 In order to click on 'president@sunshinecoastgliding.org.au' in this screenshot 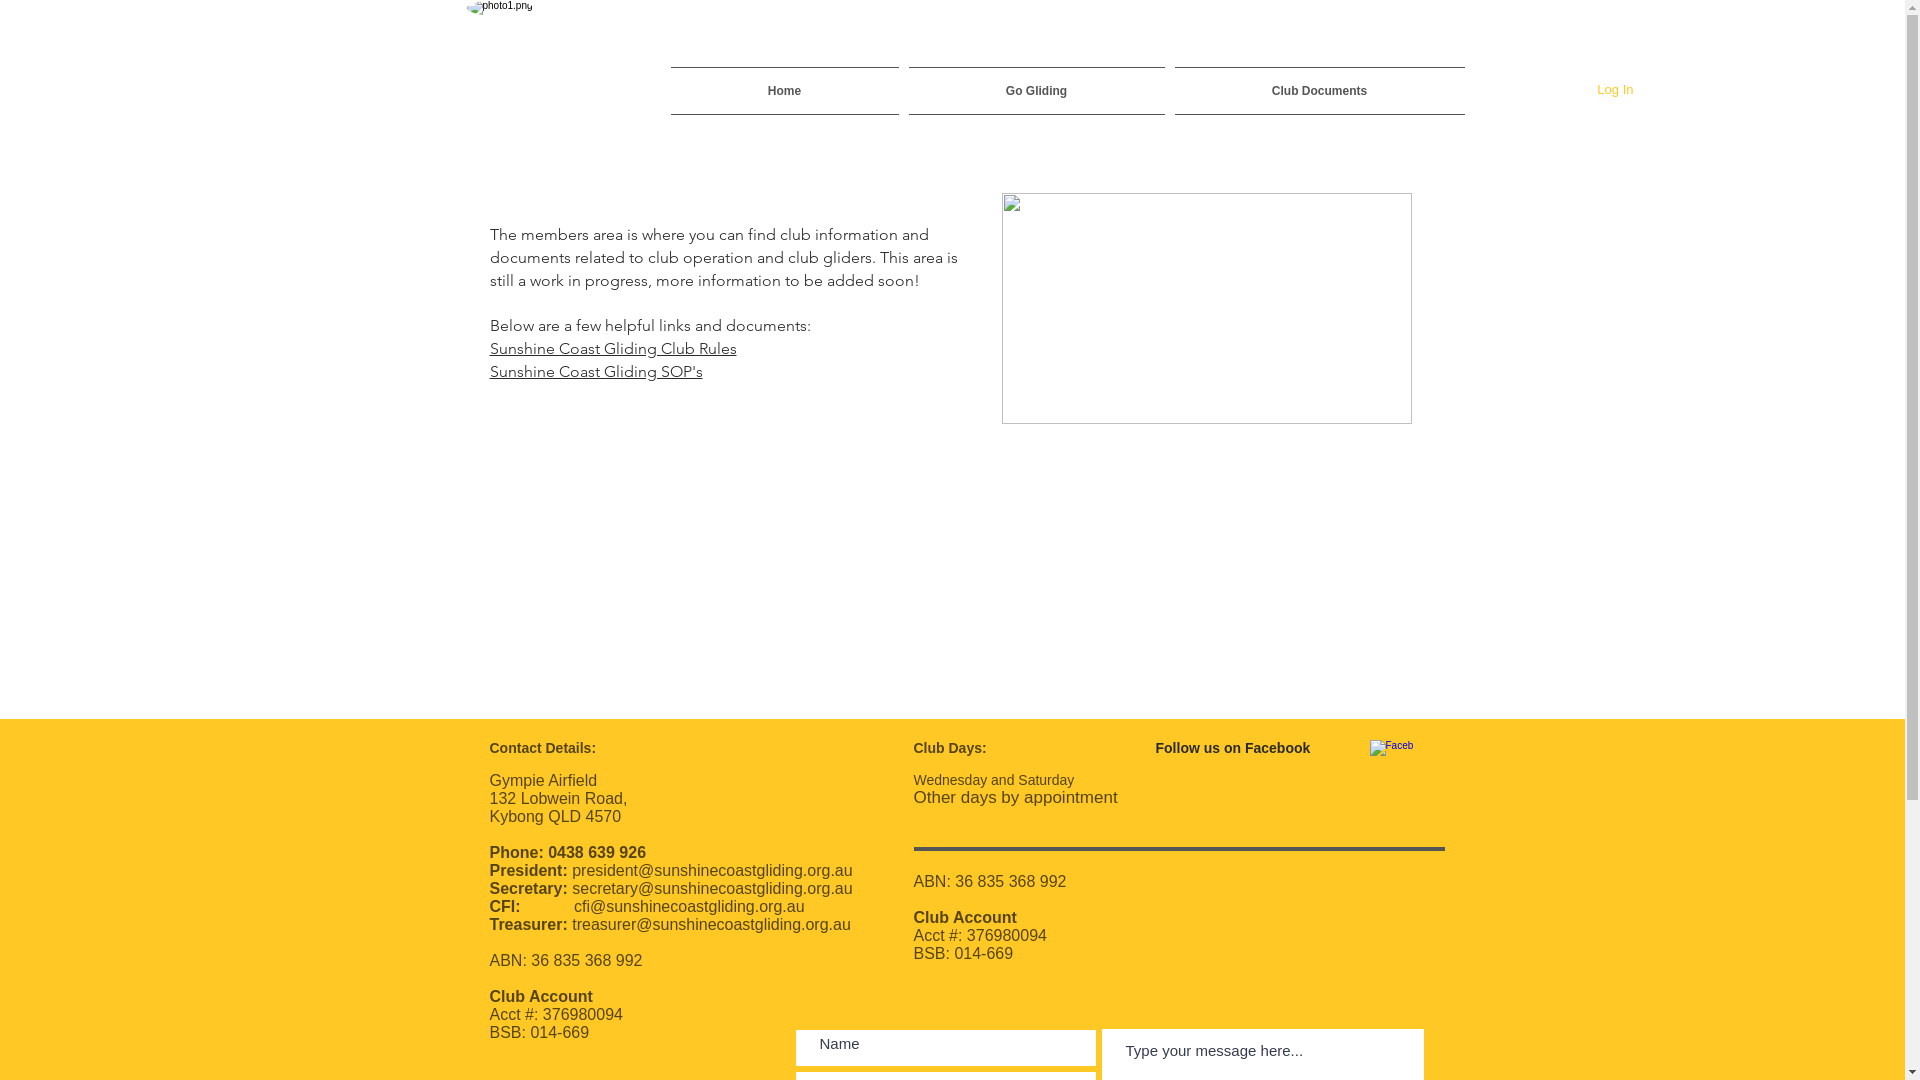, I will do `click(711, 869)`.